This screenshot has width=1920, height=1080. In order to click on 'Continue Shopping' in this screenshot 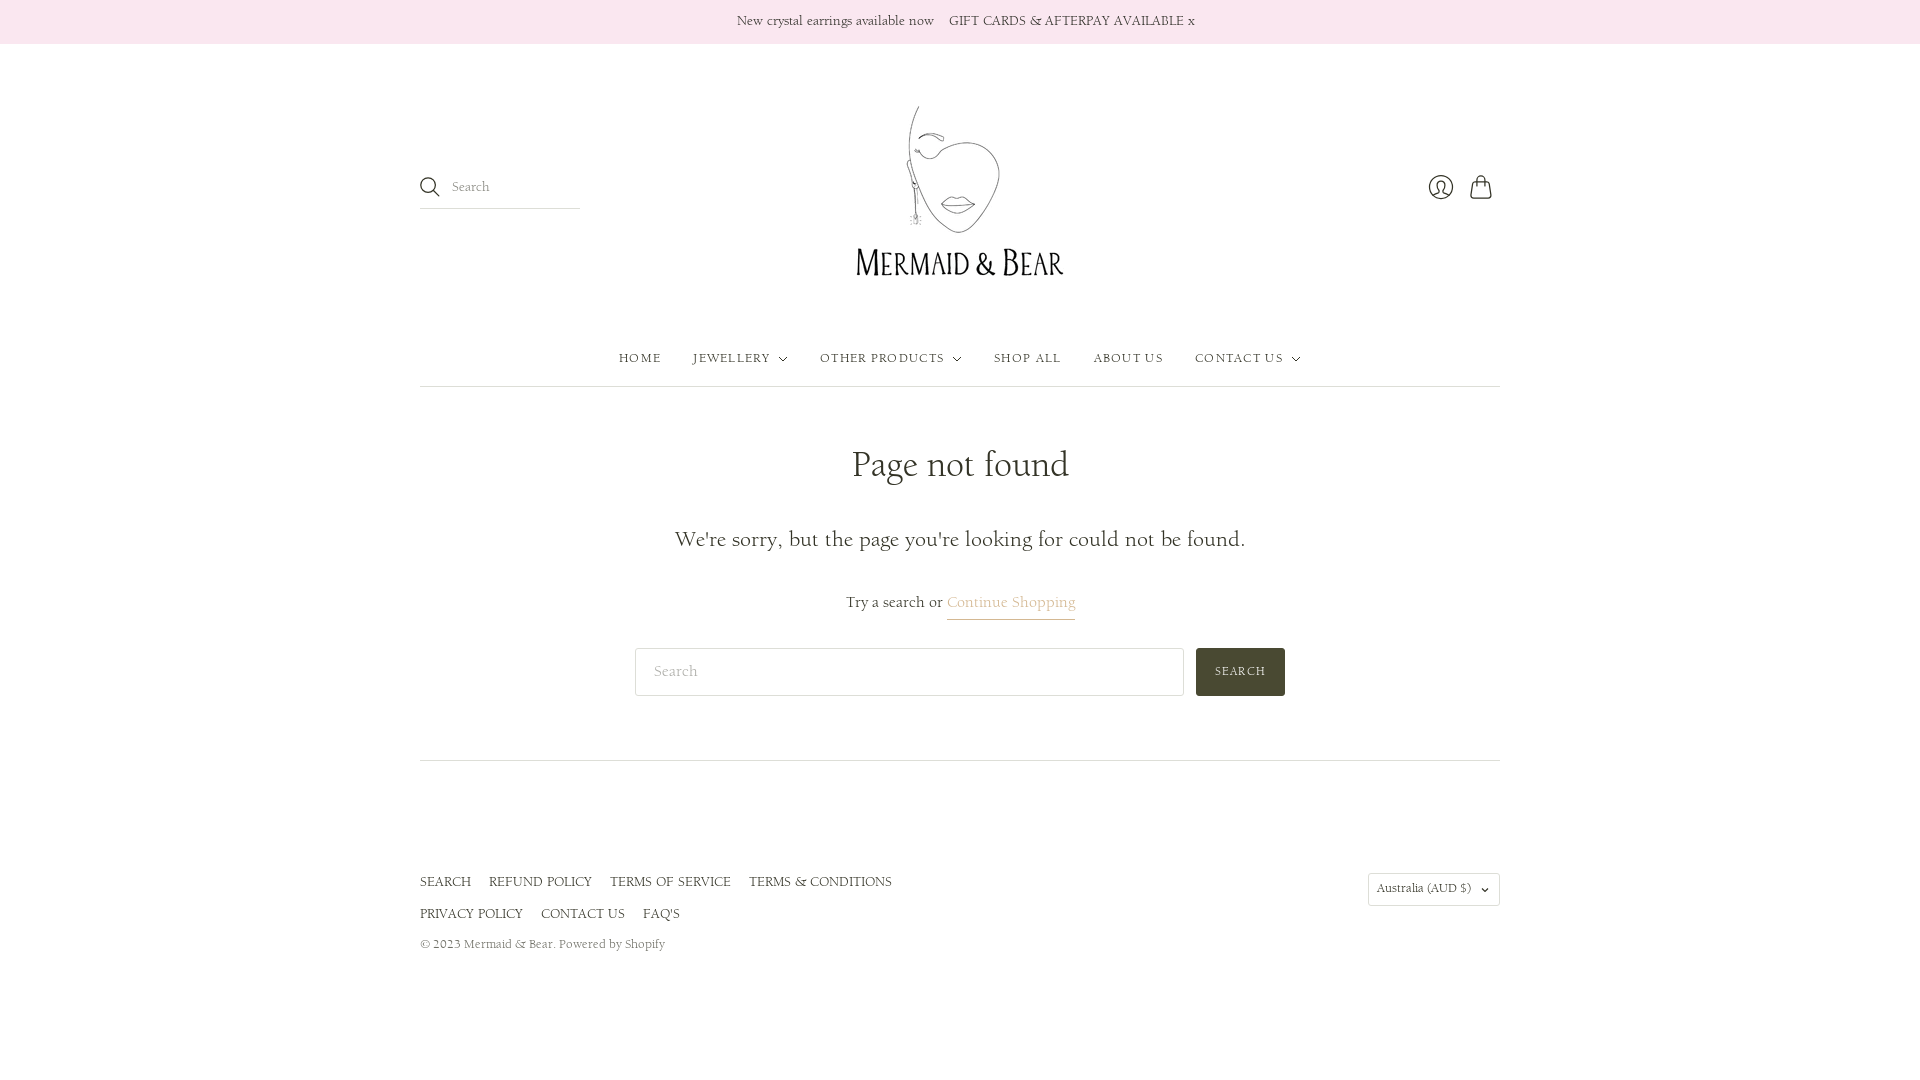, I will do `click(1009, 602)`.